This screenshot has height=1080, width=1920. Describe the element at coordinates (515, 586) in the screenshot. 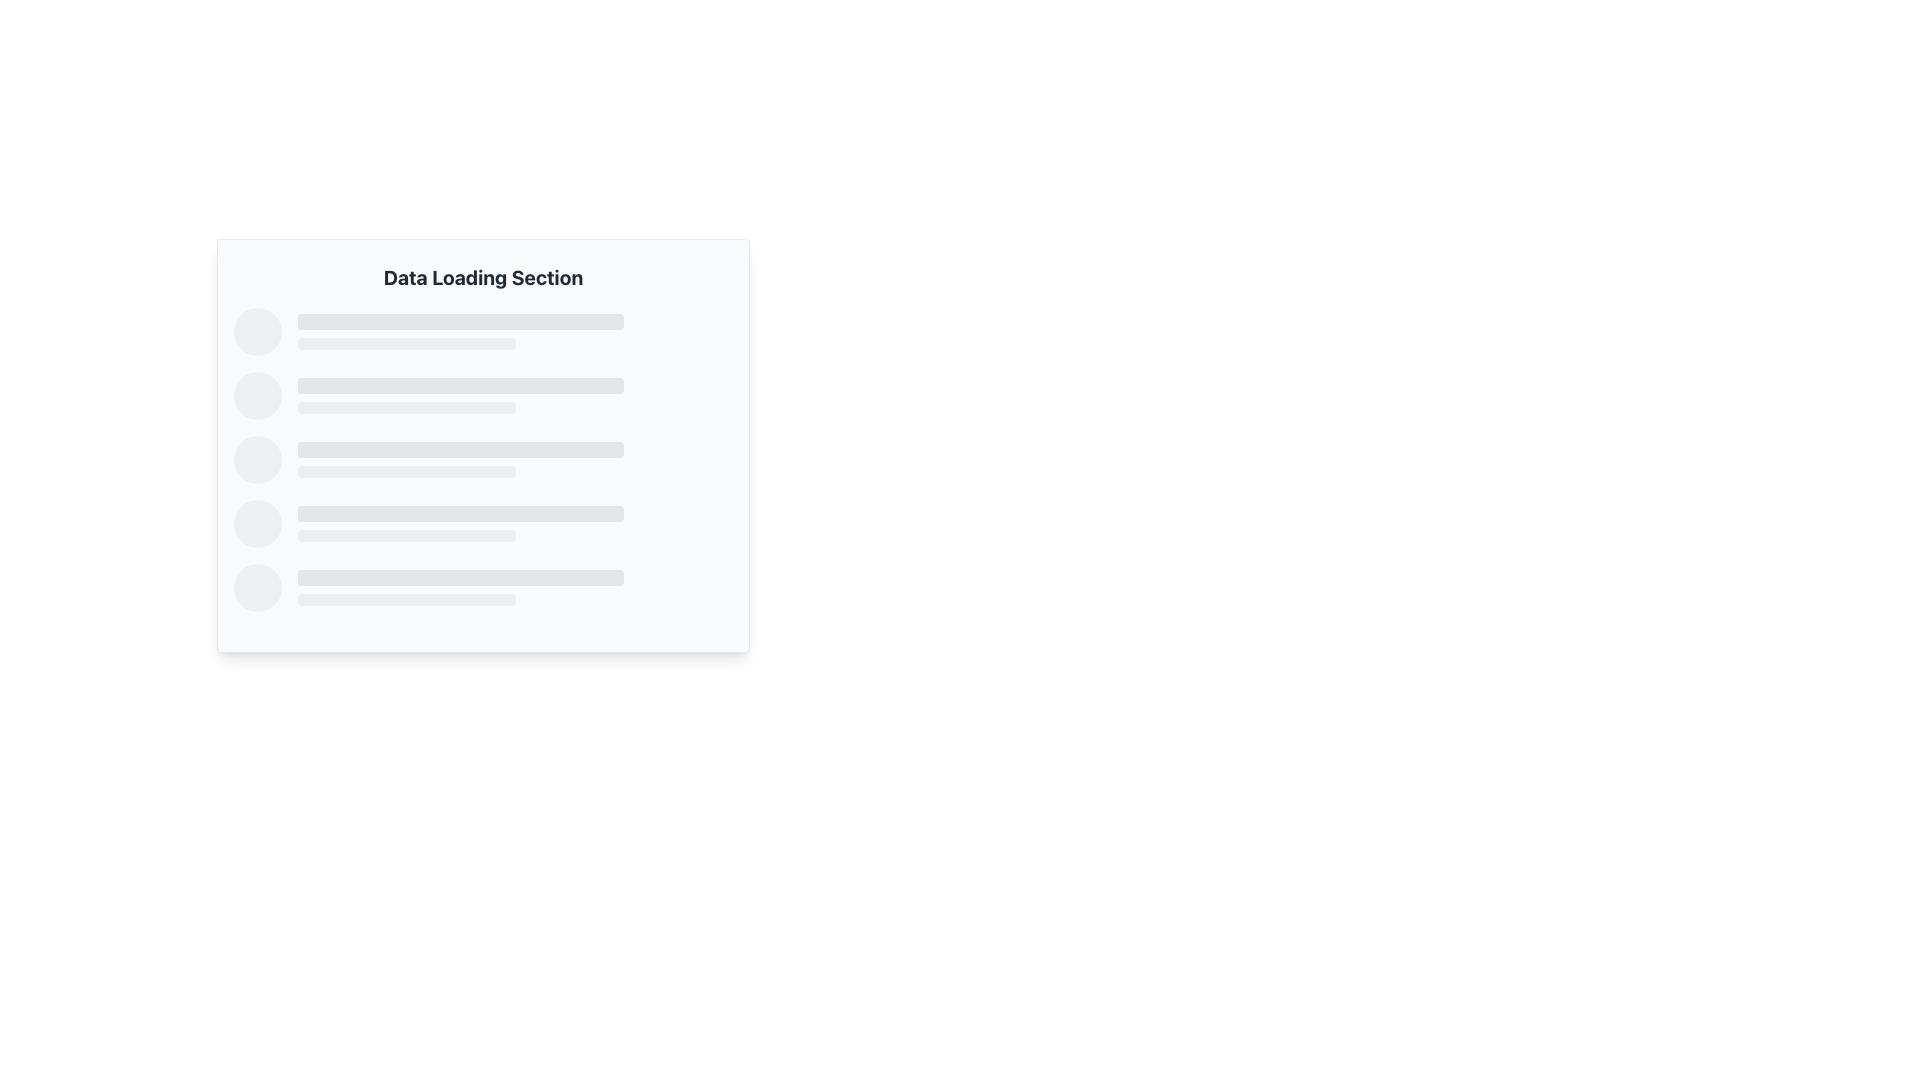

I see `the Skeleton placeholder element used for simulating loading data, positioned to the right of a circular placeholder image and below similar placeholder bars` at that location.